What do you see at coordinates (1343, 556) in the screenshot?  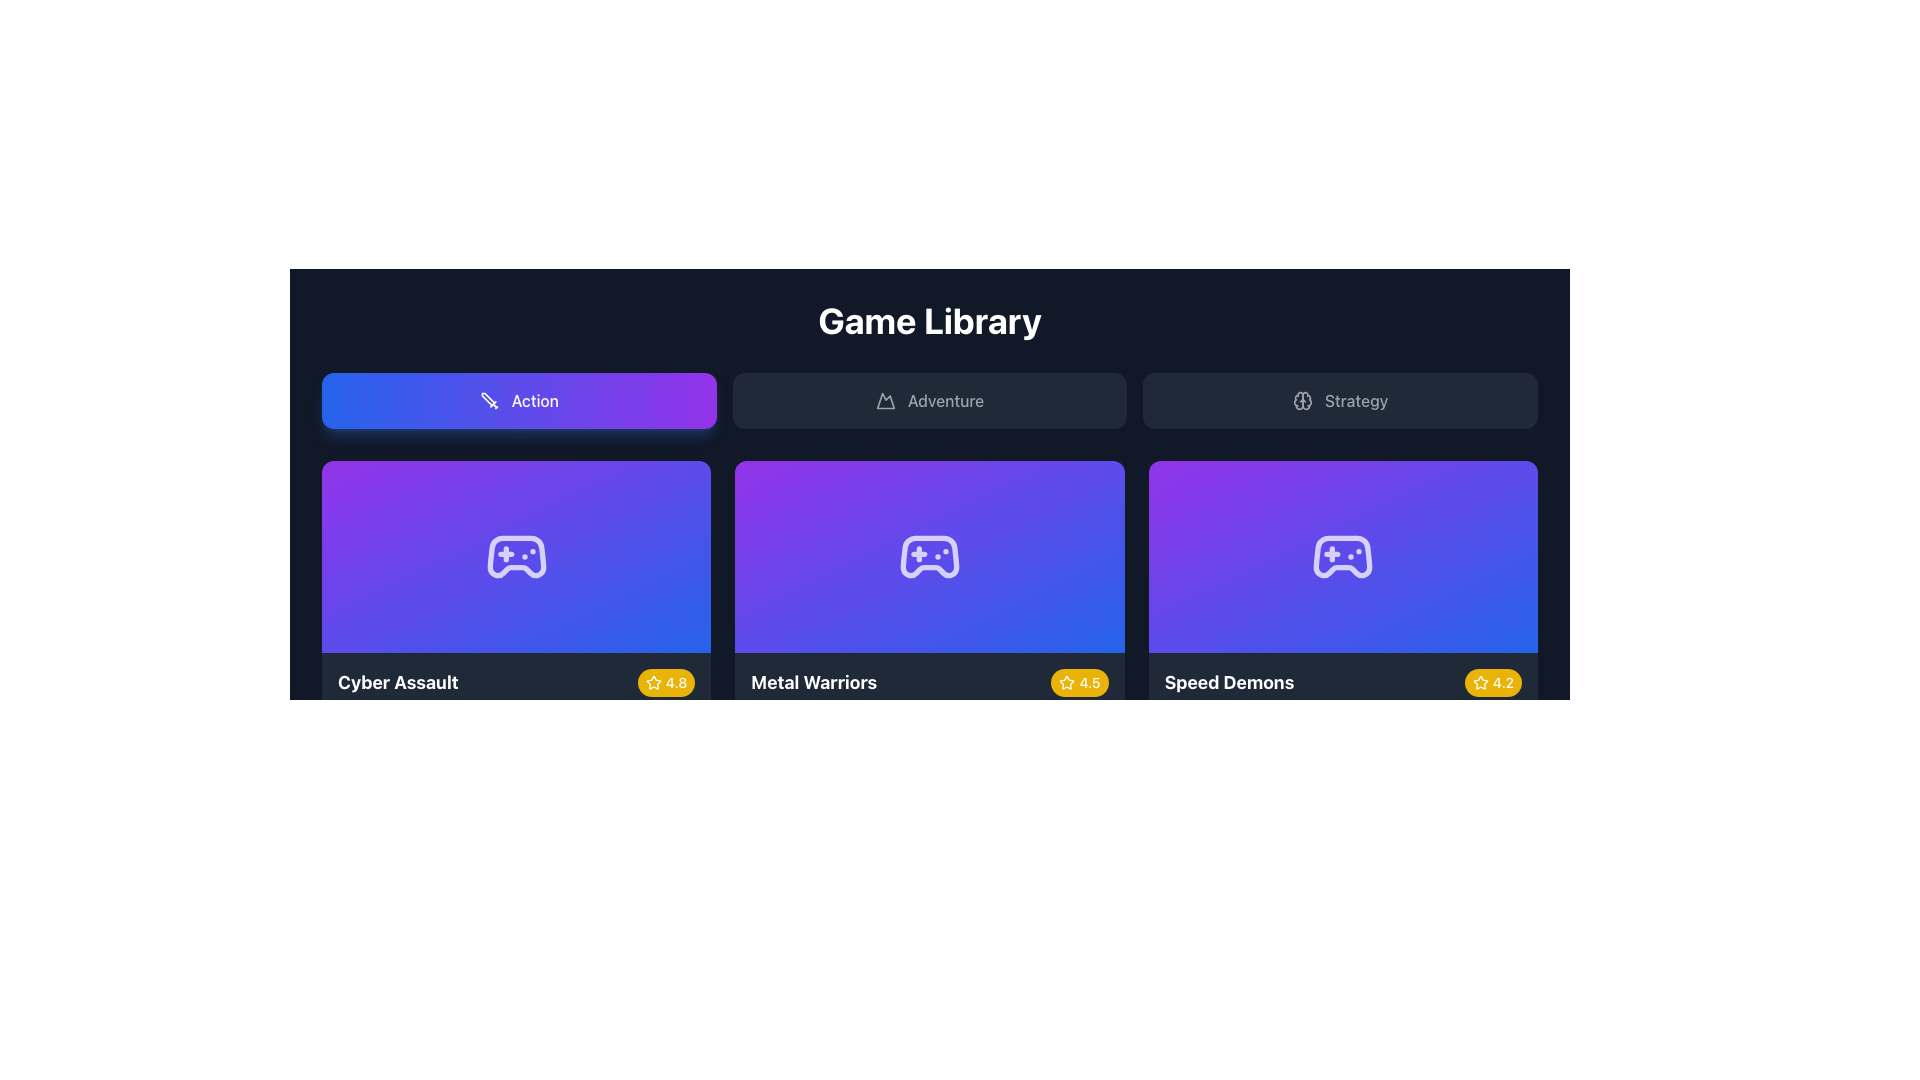 I see `the stylized game controller icon, which is centered within the 'Speed Demons' card in the game's category grid, featuring a purple-to-blue gradient background and a rating badge` at bounding box center [1343, 556].